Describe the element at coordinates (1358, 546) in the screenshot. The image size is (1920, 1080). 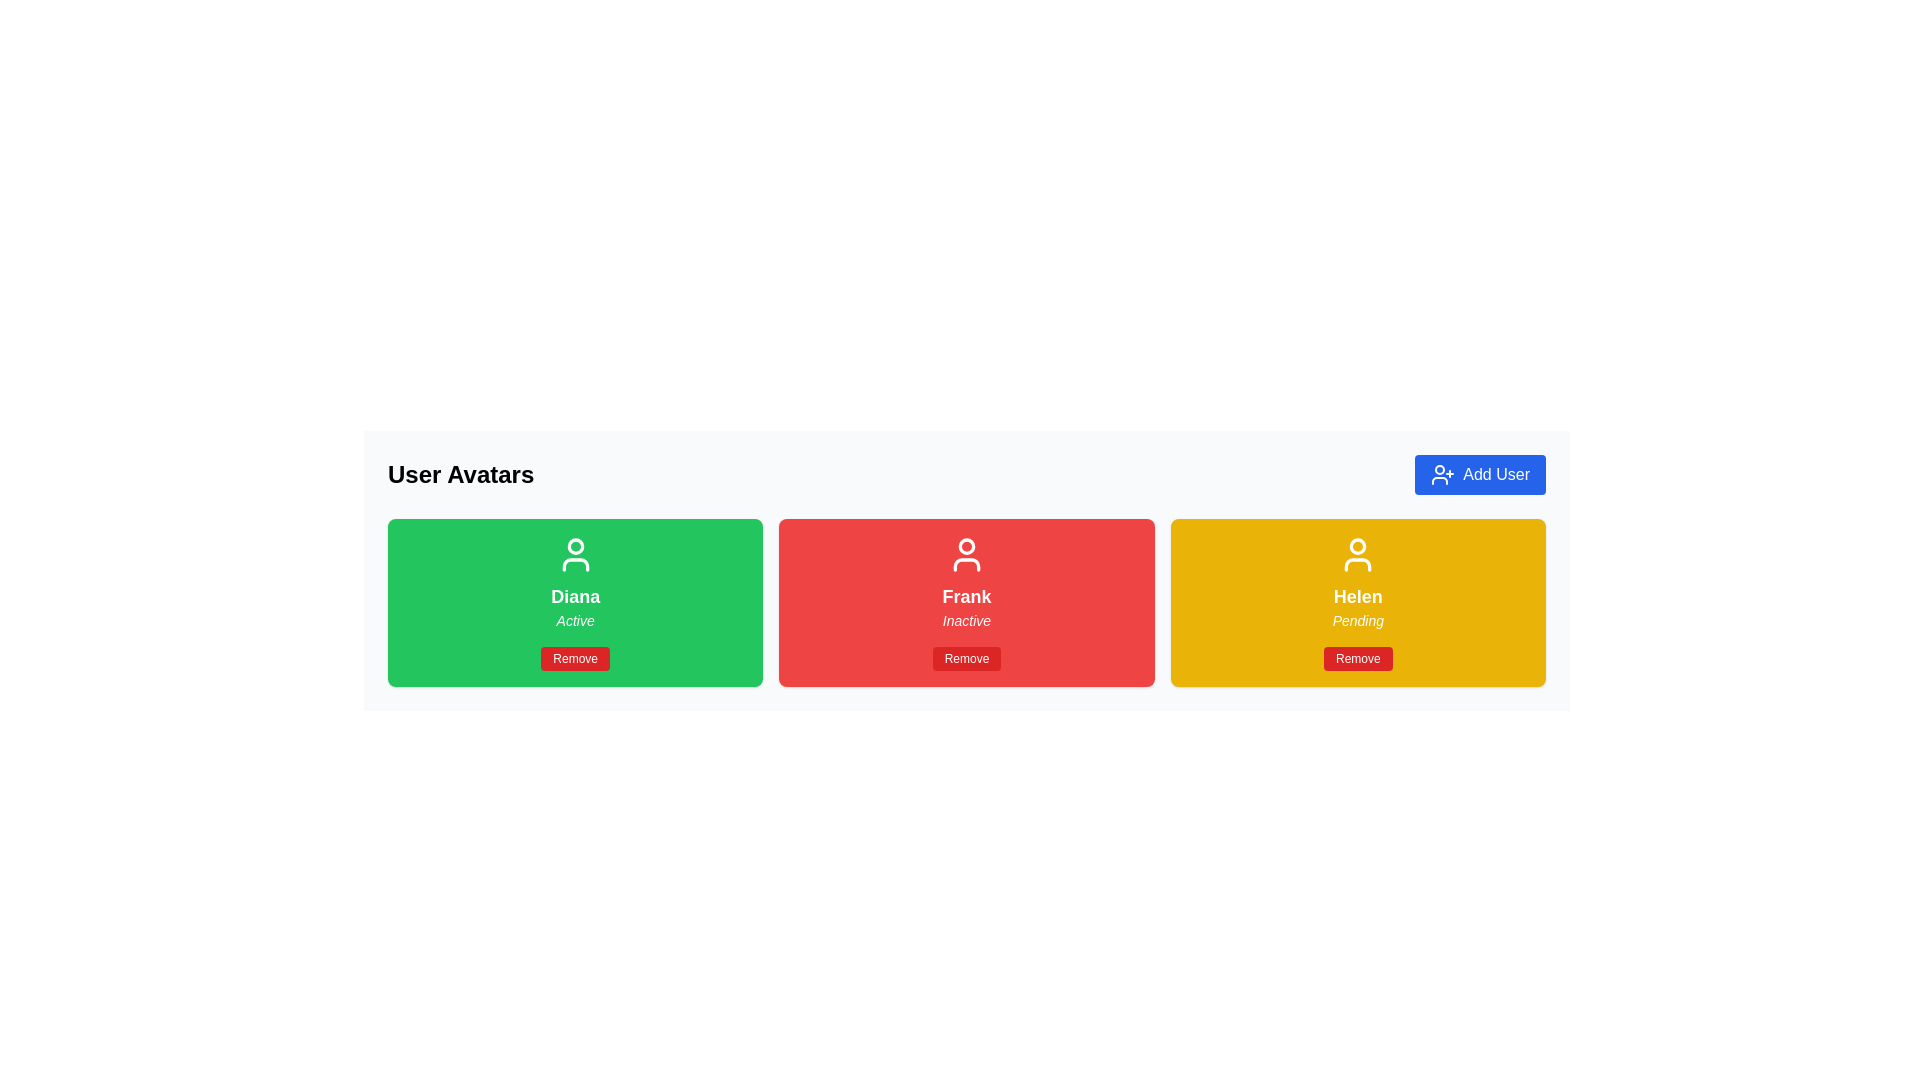
I see `the small circular head-like portion of the user avatar icon located inside the yellow rectangle labeled 'Helen', which is the third card in a horizontal row of three cards` at that location.